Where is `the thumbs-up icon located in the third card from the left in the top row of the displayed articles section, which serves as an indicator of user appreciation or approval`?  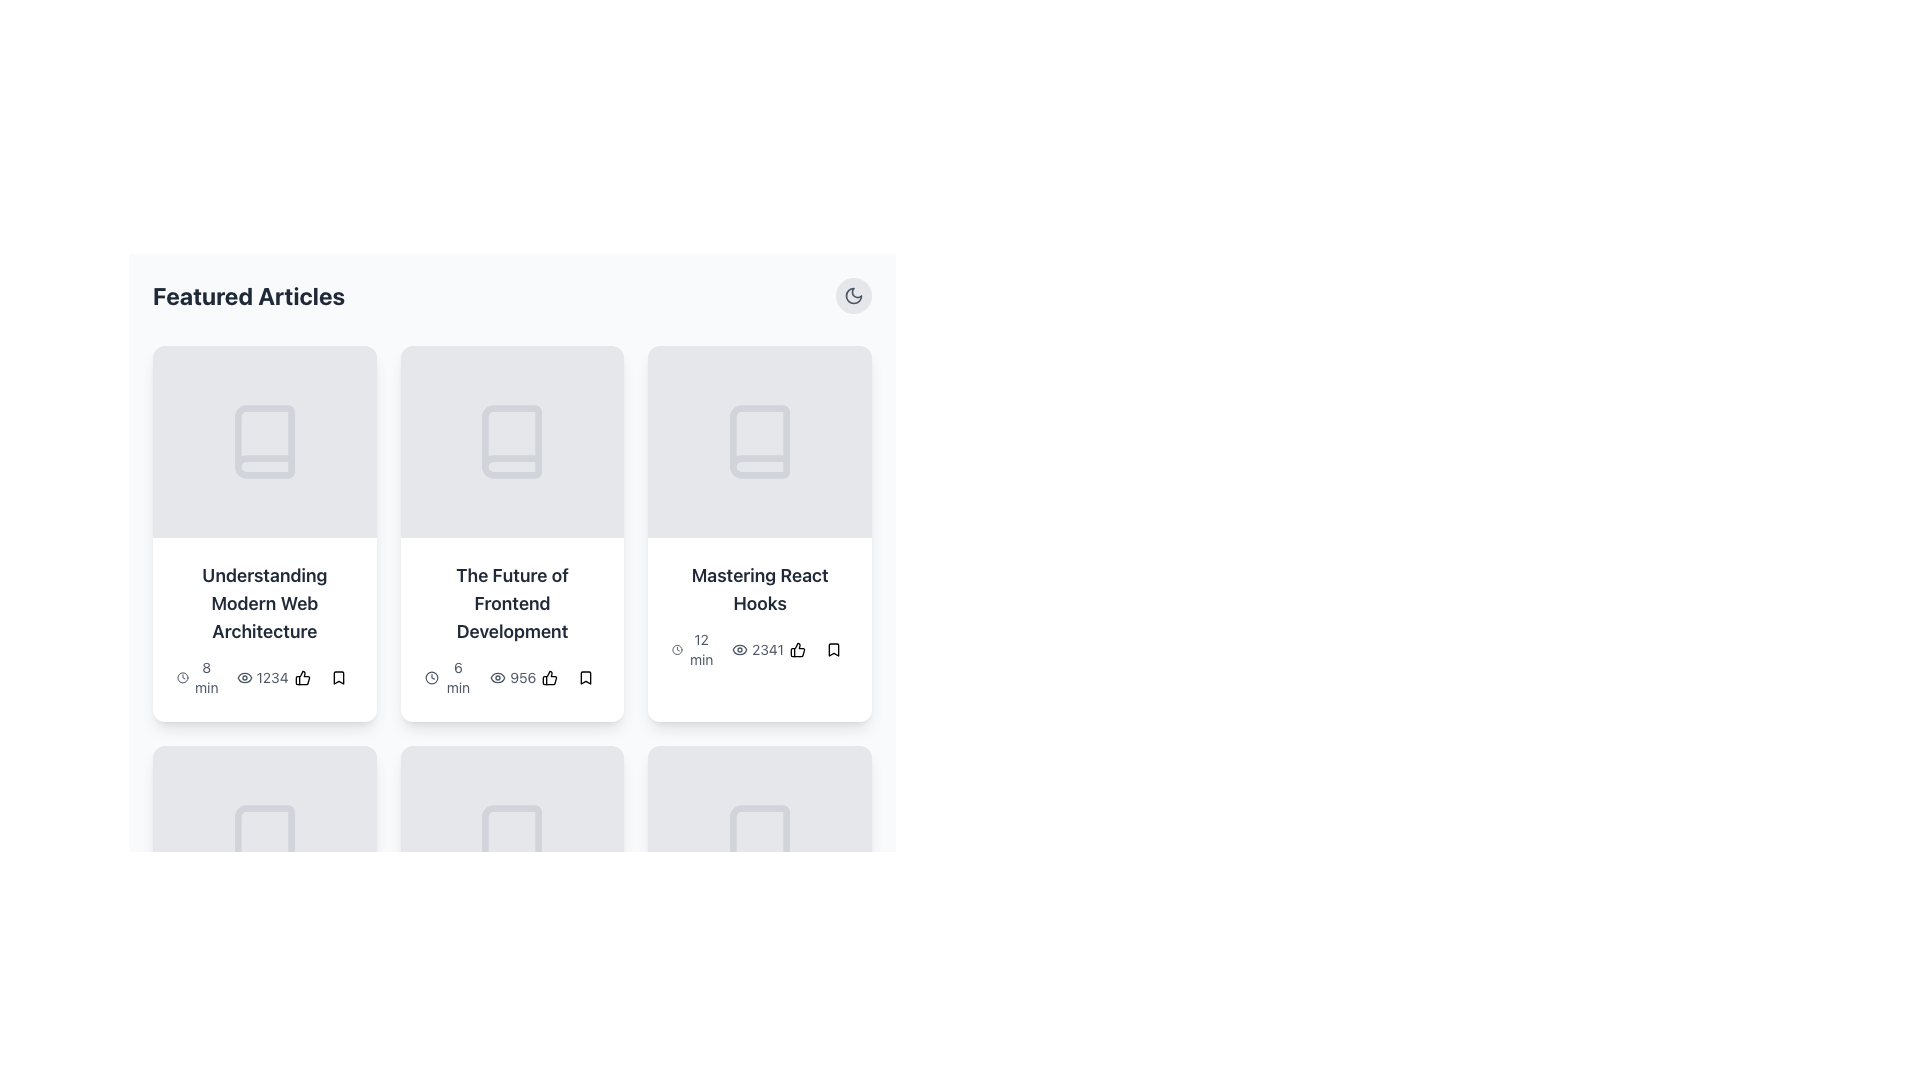
the thumbs-up icon located in the third card from the left in the top row of the displayed articles section, which serves as an indicator of user appreciation or approval is located at coordinates (301, 677).